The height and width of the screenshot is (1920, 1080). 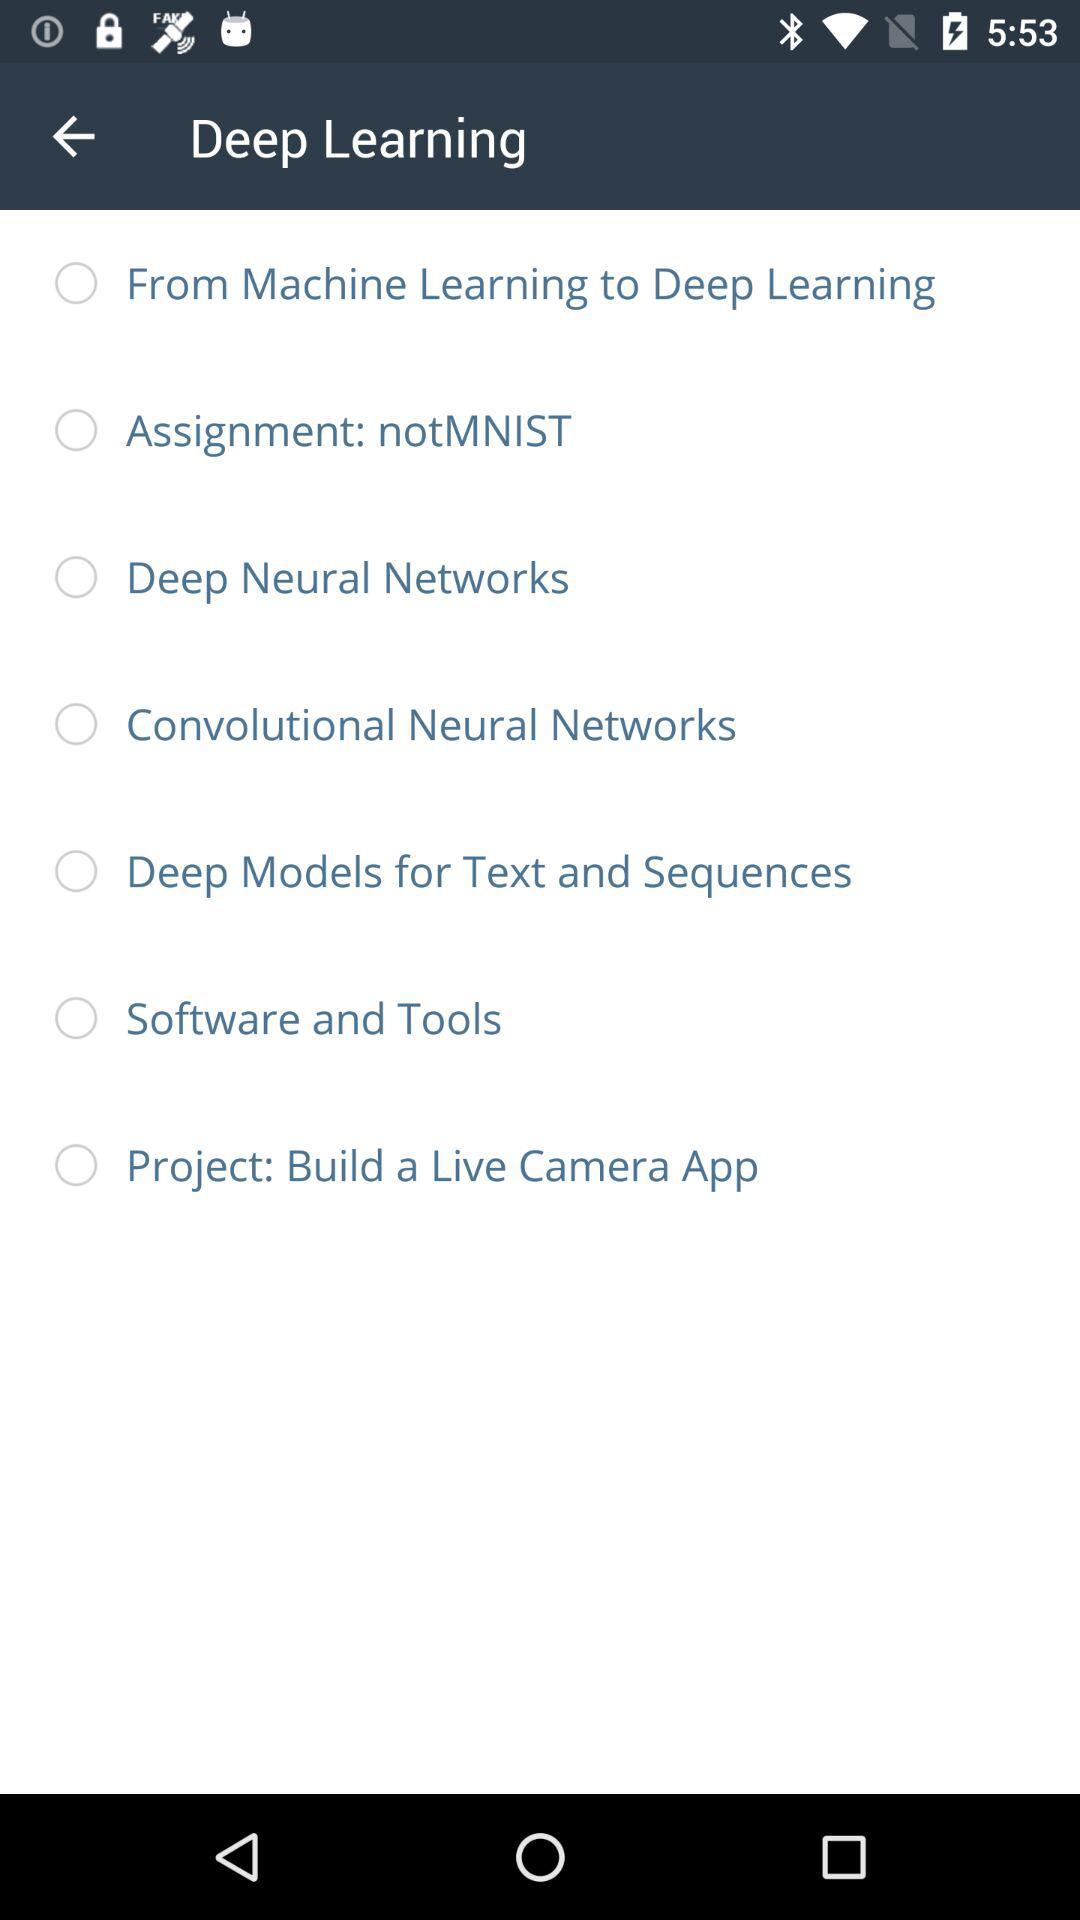 I want to click on the icon above the from machine learning item, so click(x=72, y=135).